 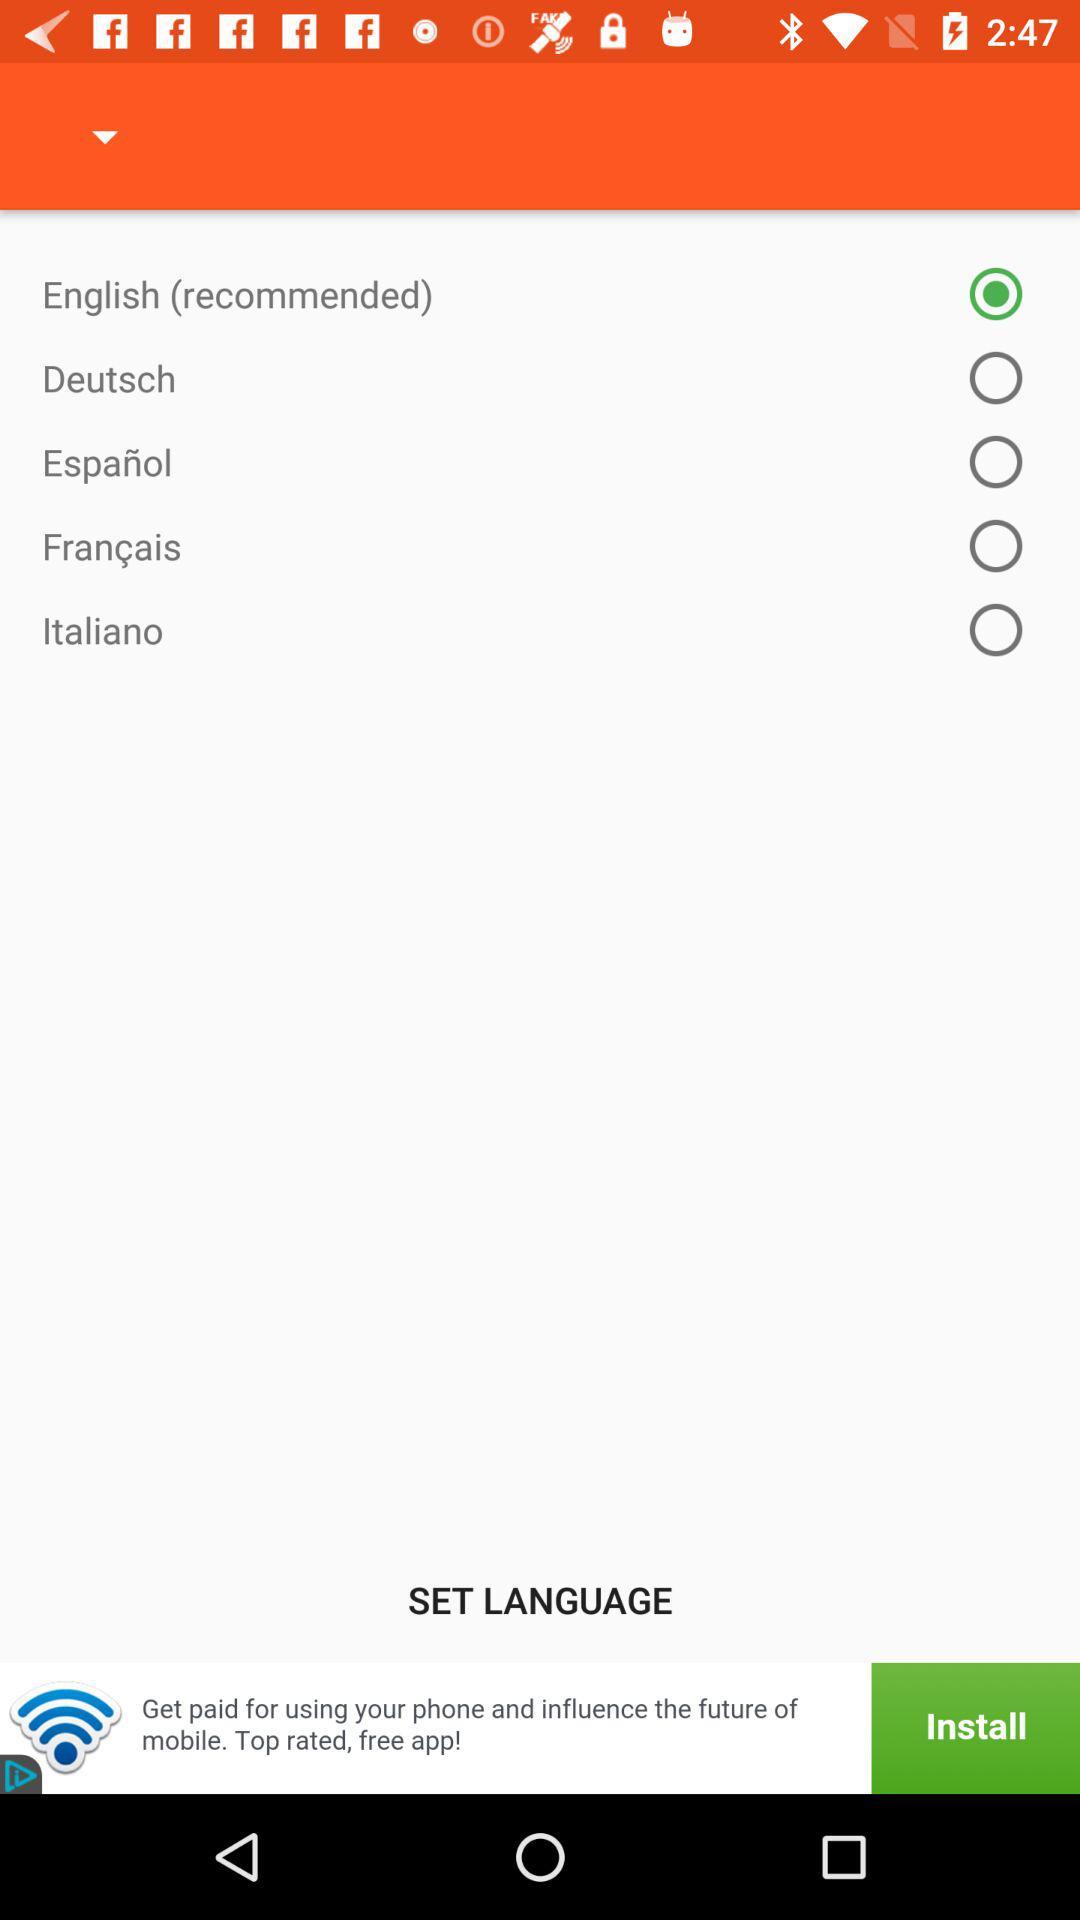 What do you see at coordinates (540, 1598) in the screenshot?
I see `the set language icon` at bounding box center [540, 1598].